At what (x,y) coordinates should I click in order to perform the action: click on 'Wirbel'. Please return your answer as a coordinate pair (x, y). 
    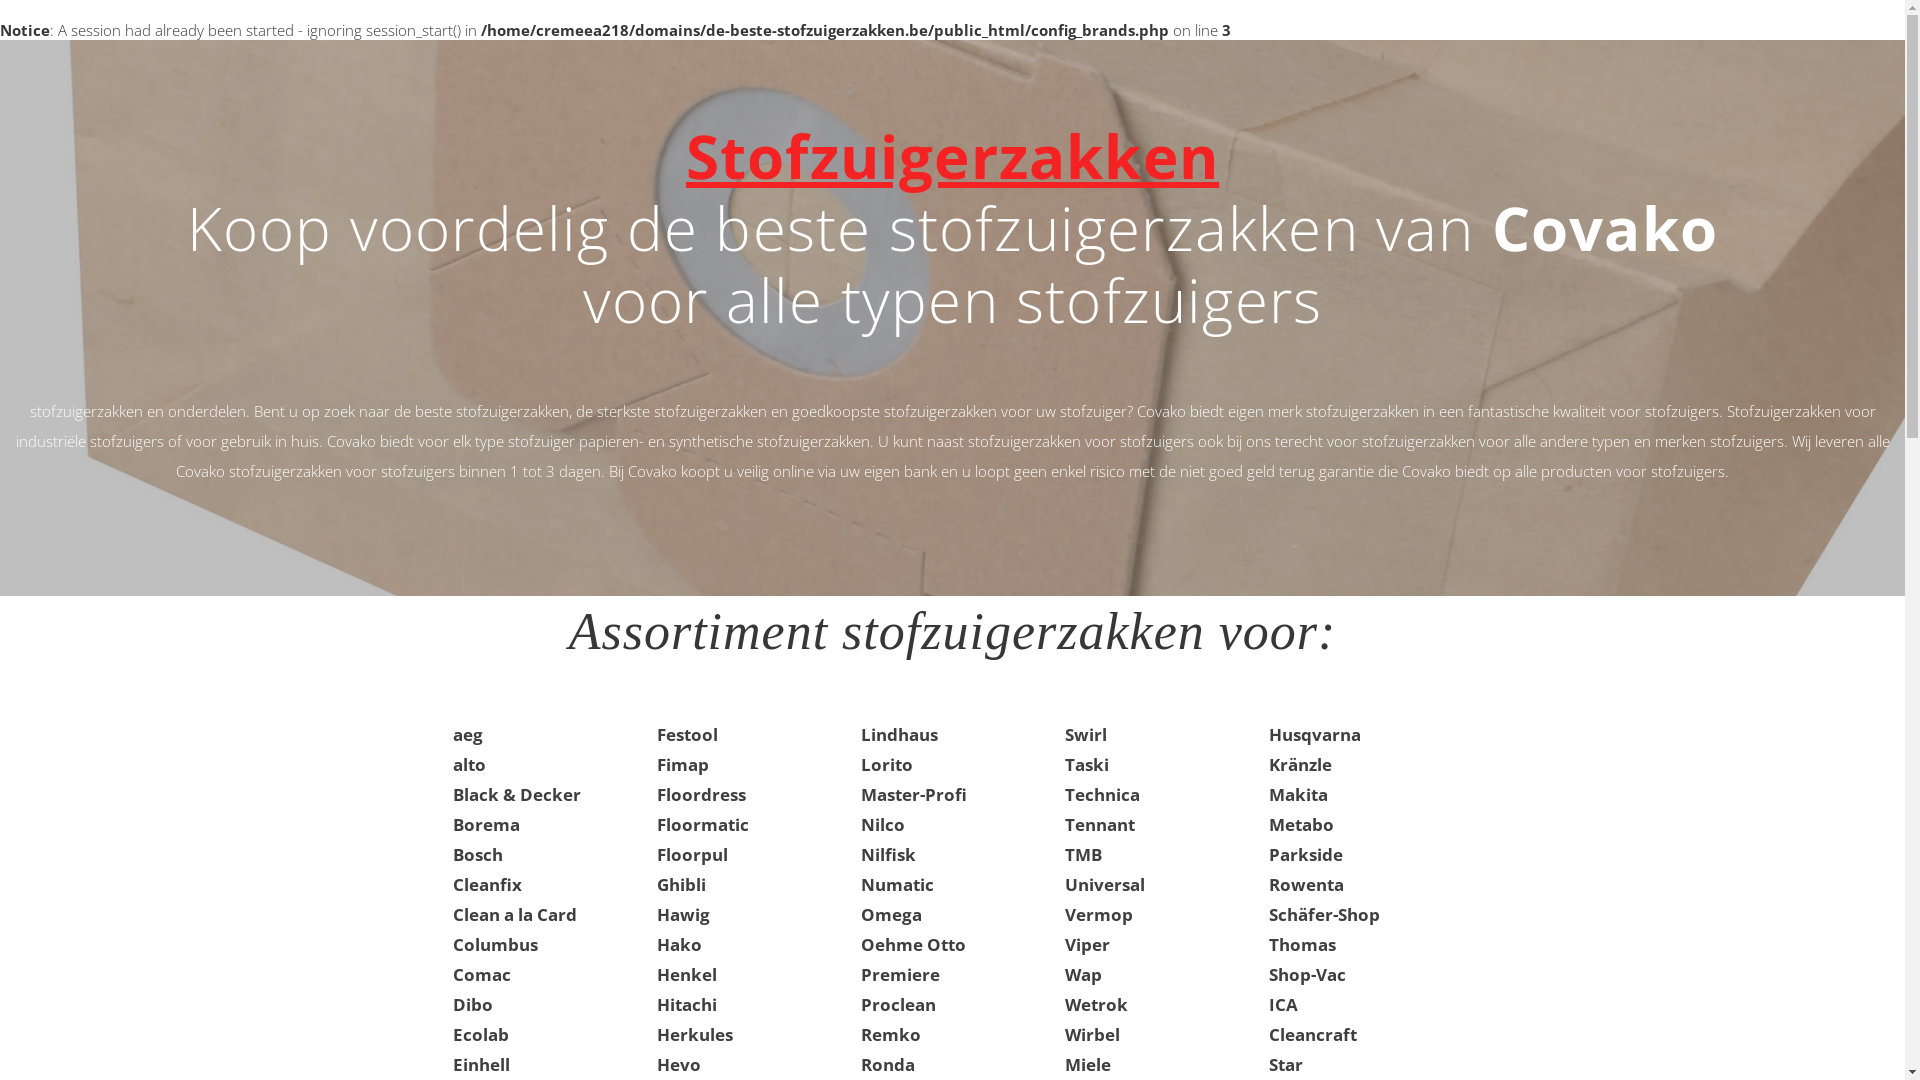
    Looking at the image, I should click on (1090, 1034).